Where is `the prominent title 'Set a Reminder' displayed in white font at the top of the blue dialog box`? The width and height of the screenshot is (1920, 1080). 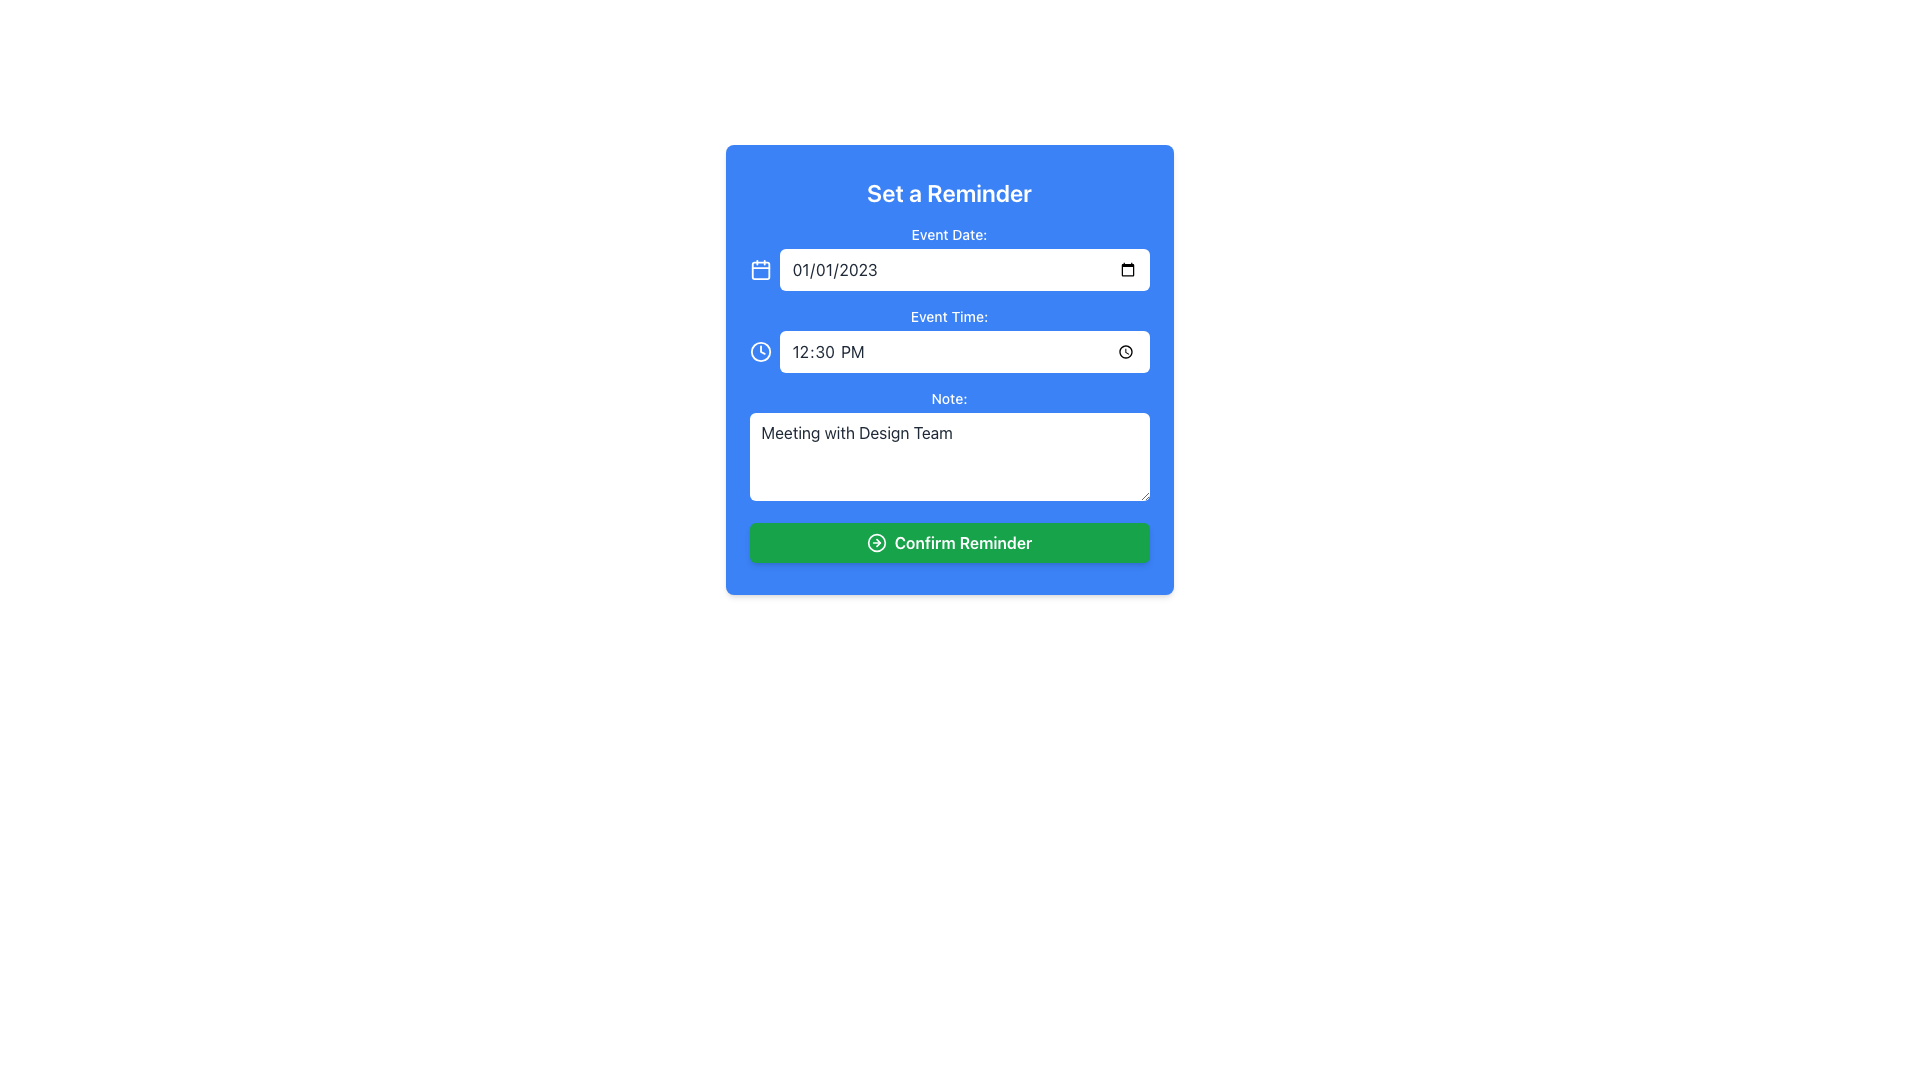
the prominent title 'Set a Reminder' displayed in white font at the top of the blue dialog box is located at coordinates (948, 192).